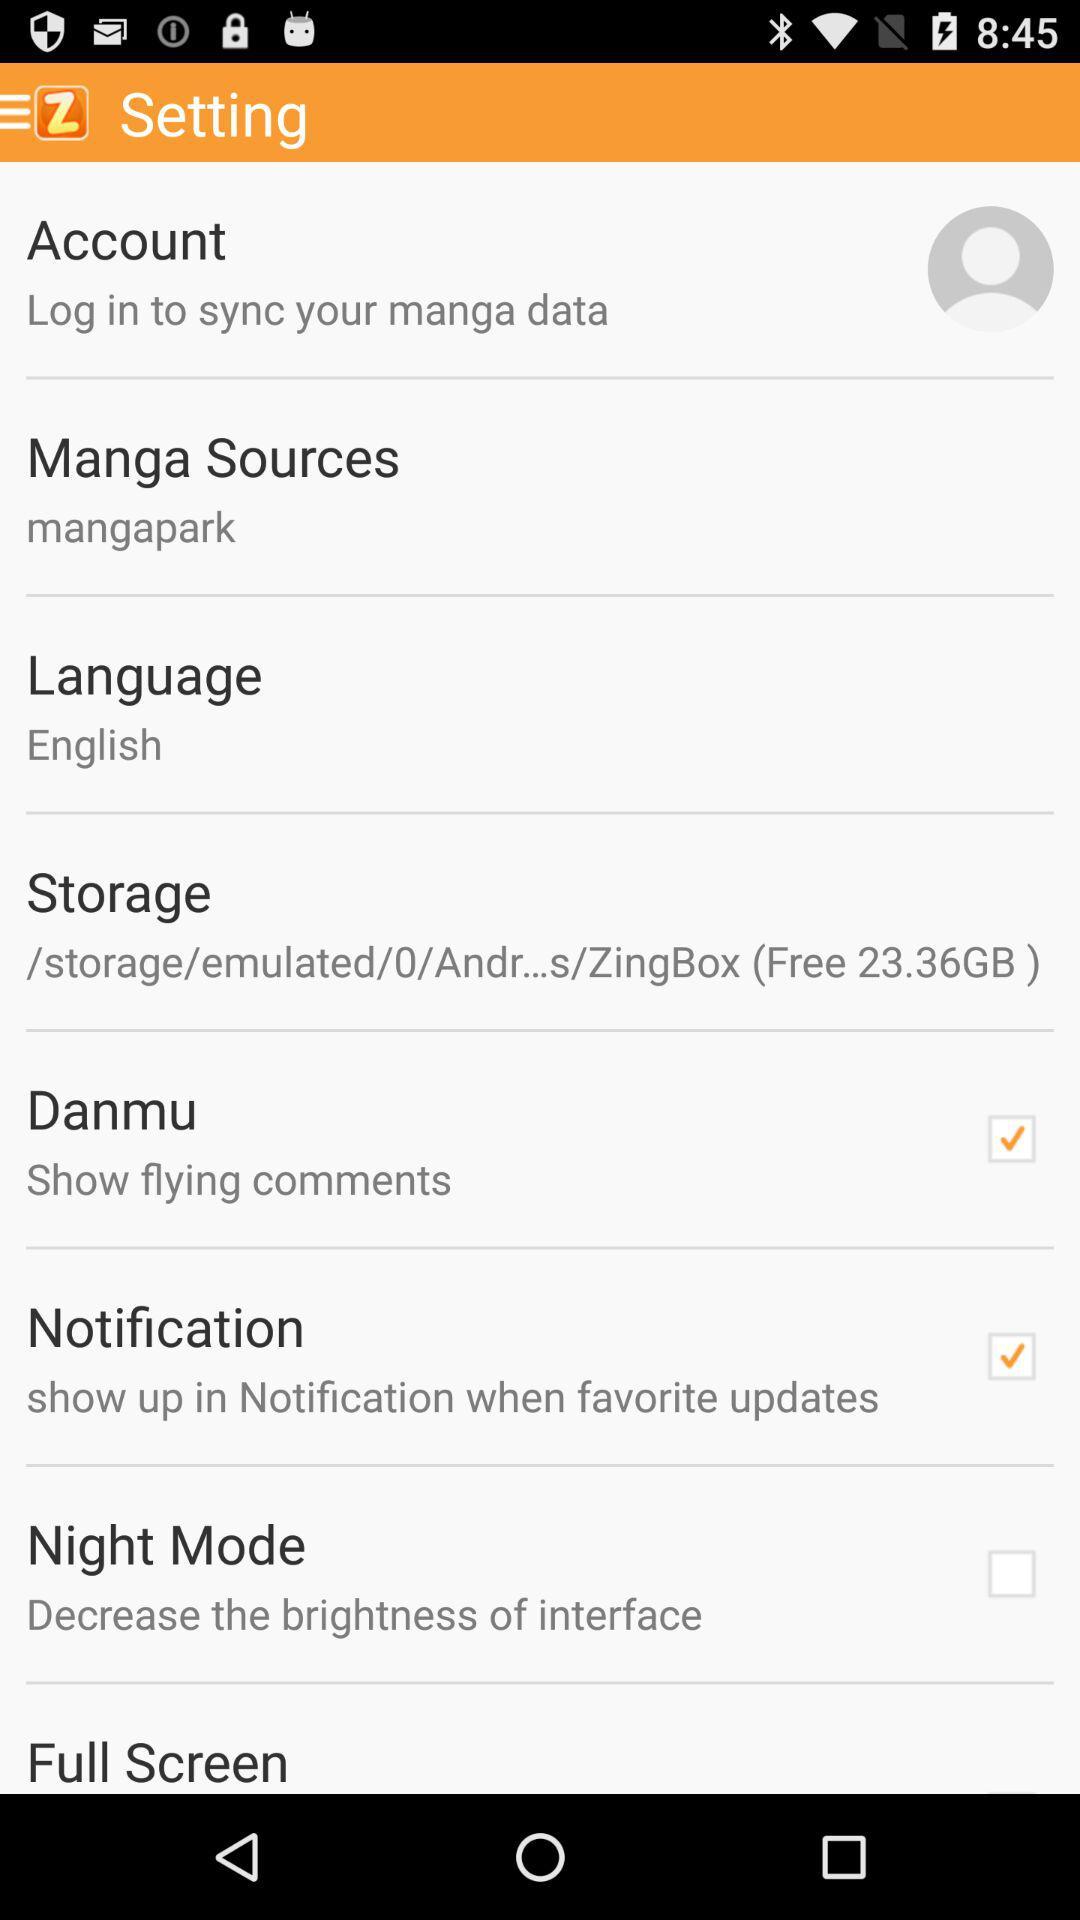  Describe the element at coordinates (591, 111) in the screenshot. I see `setting` at that location.